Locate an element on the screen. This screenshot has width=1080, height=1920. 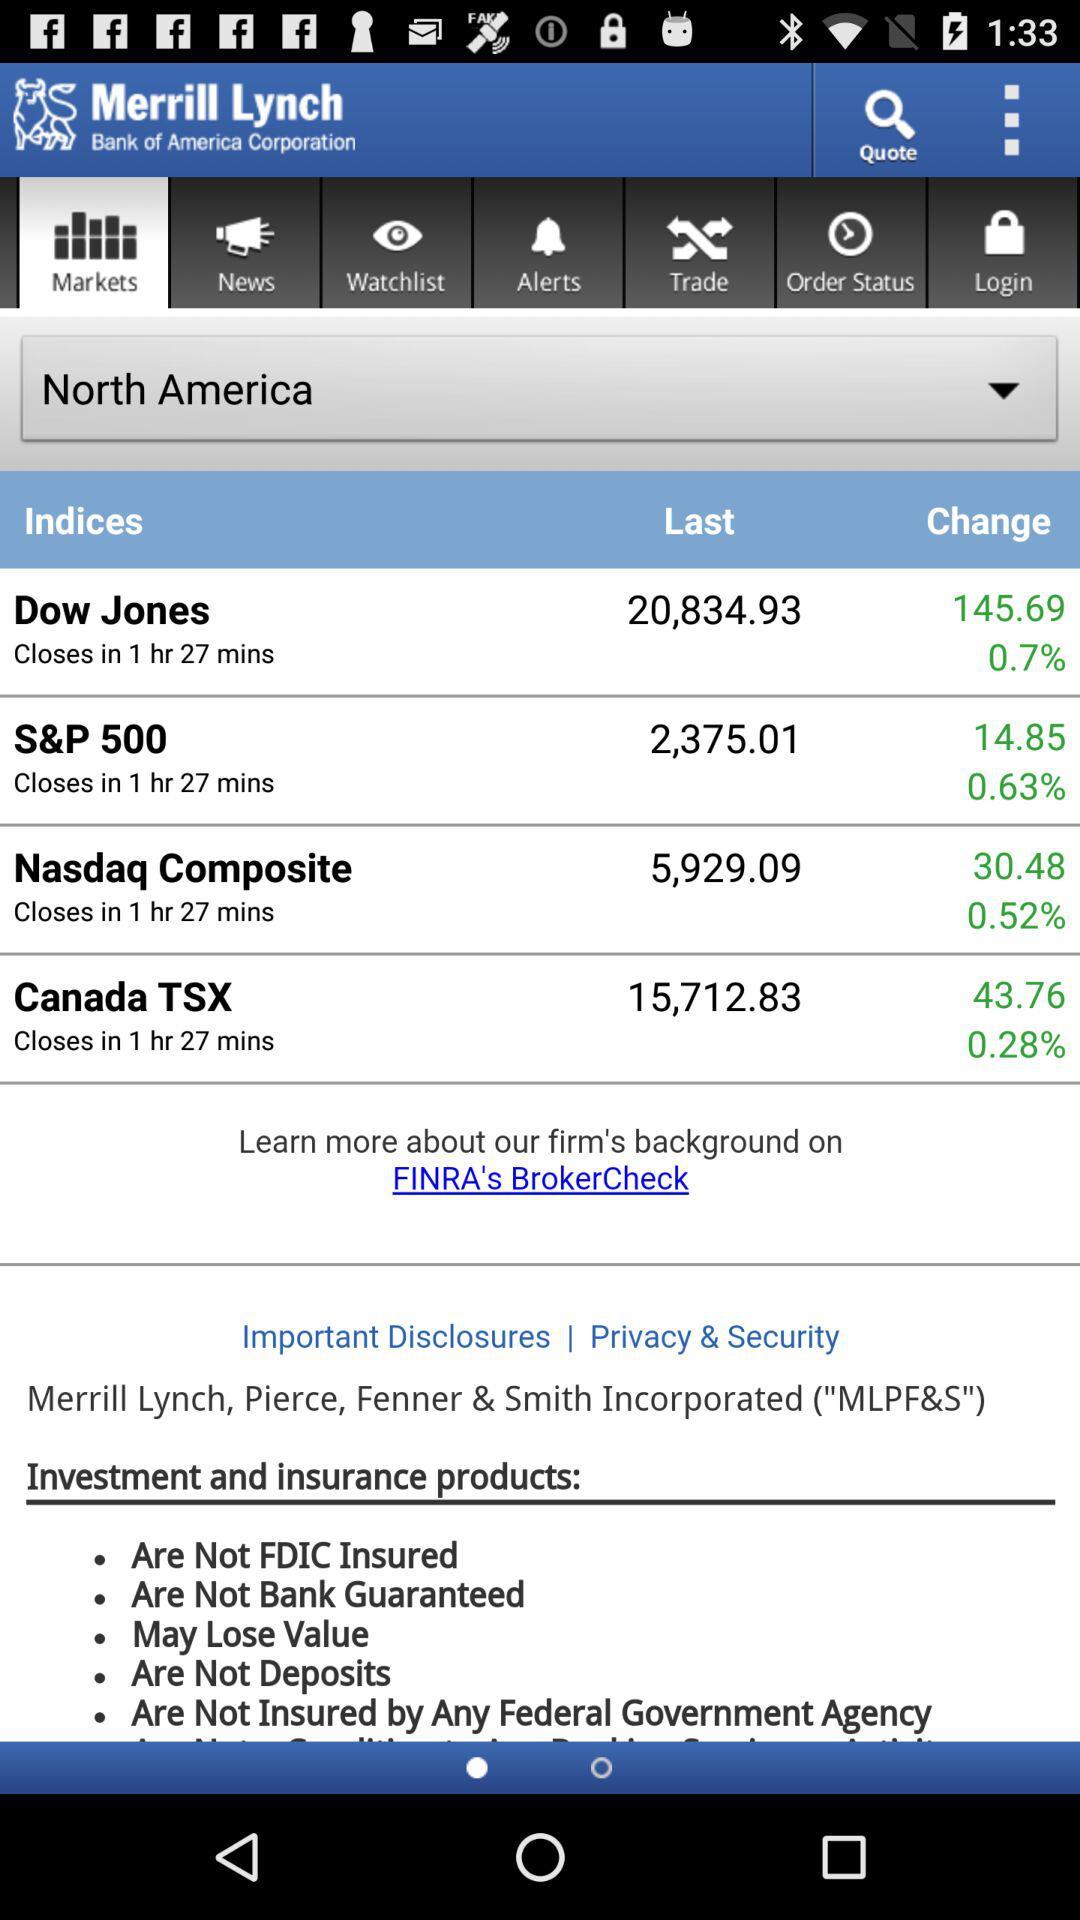
the notifications icon is located at coordinates (548, 258).